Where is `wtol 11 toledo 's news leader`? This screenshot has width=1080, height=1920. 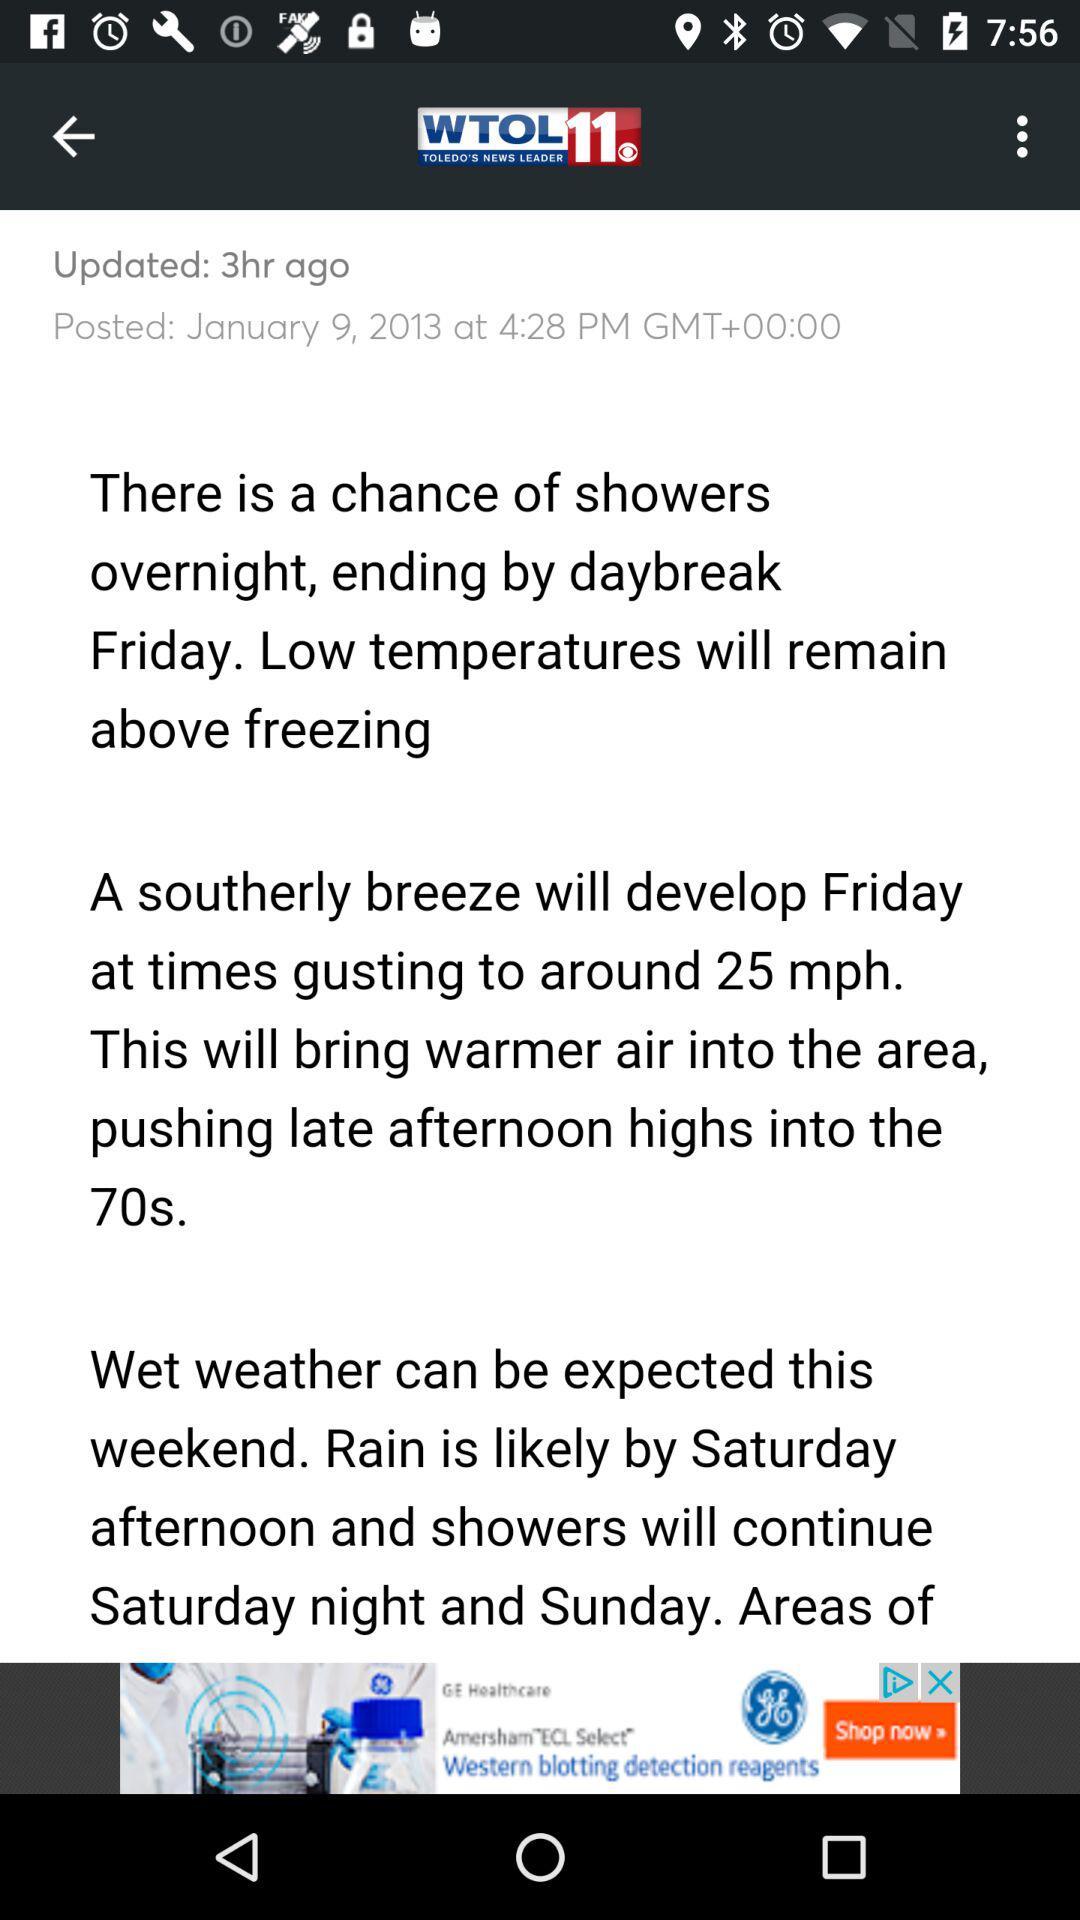
wtol 11 toledo 's news leader is located at coordinates (540, 1727).